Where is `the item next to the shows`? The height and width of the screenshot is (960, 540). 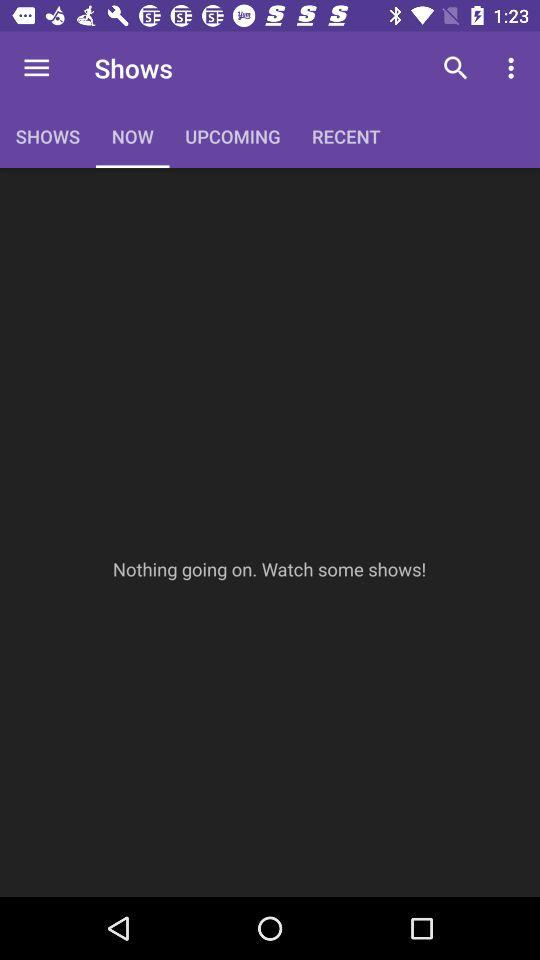 the item next to the shows is located at coordinates (36, 68).